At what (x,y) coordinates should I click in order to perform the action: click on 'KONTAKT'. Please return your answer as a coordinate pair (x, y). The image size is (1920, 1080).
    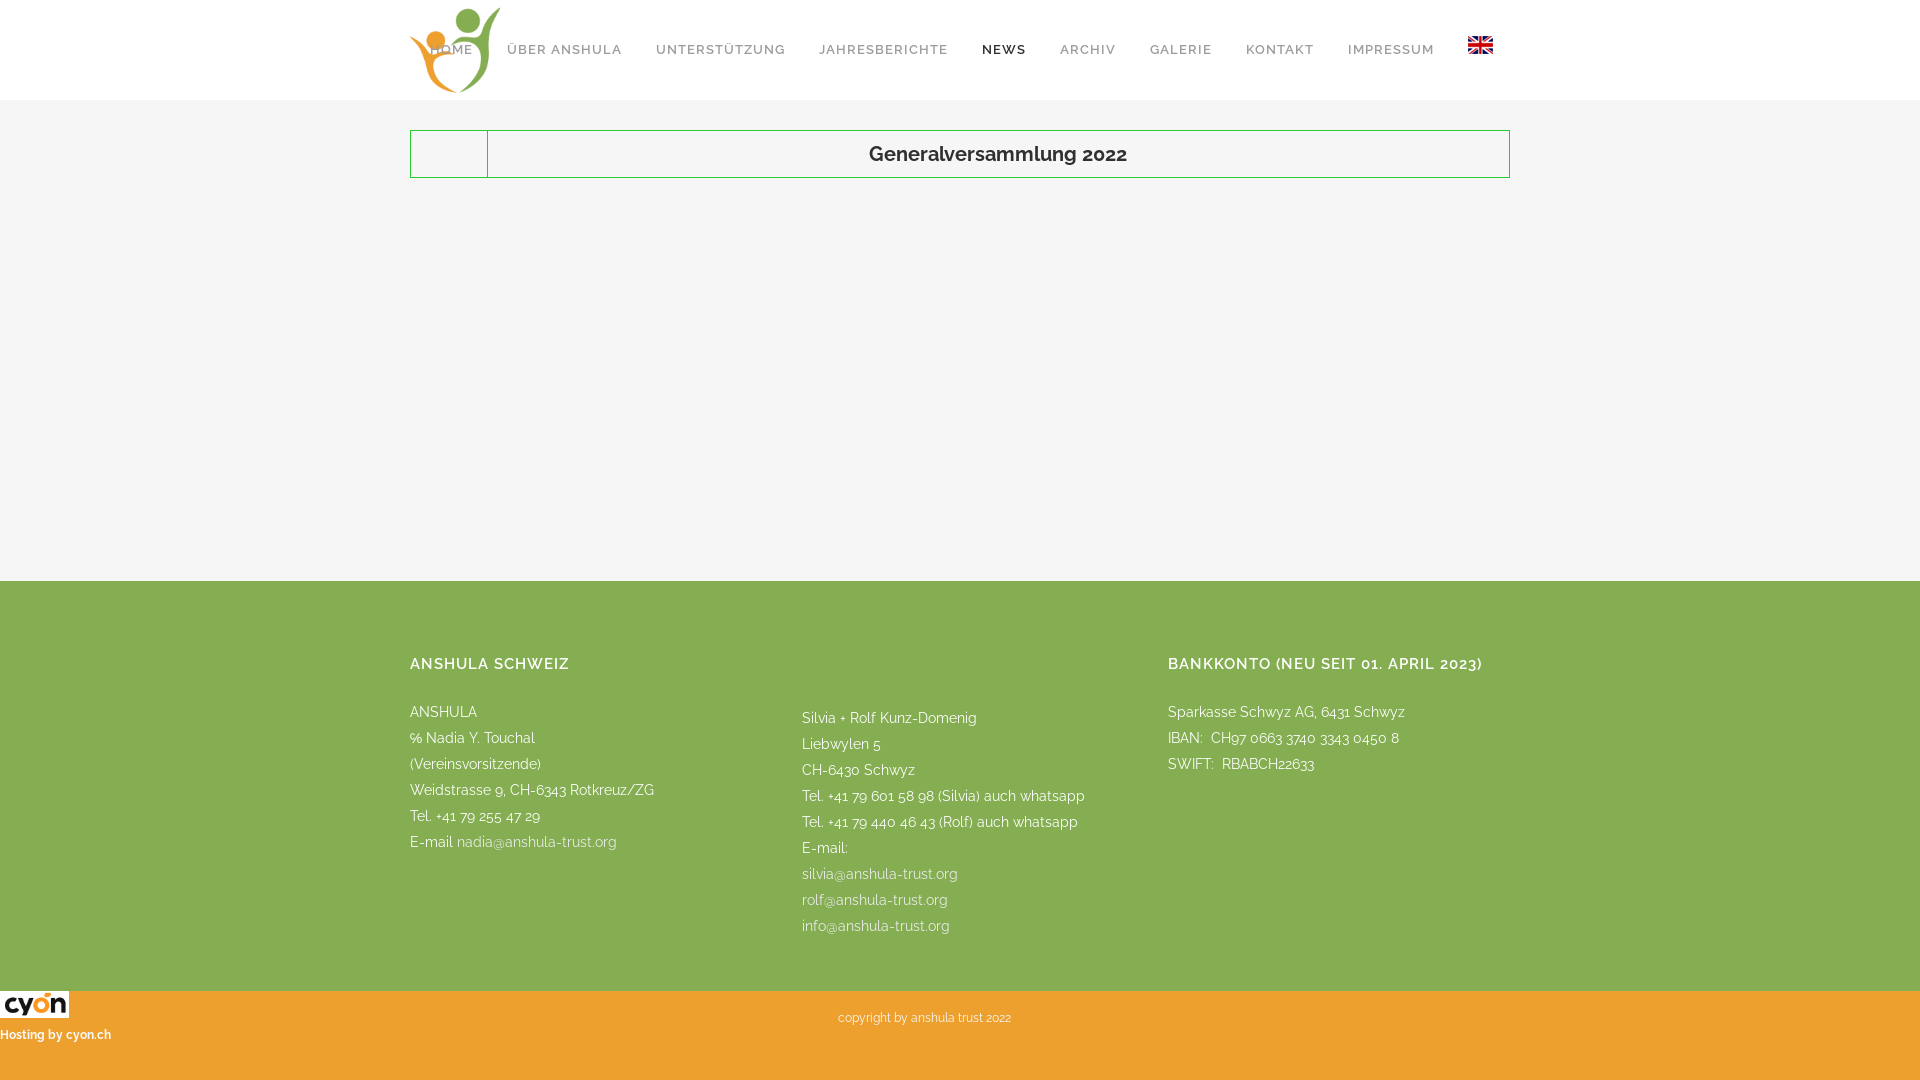
    Looking at the image, I should click on (1280, 49).